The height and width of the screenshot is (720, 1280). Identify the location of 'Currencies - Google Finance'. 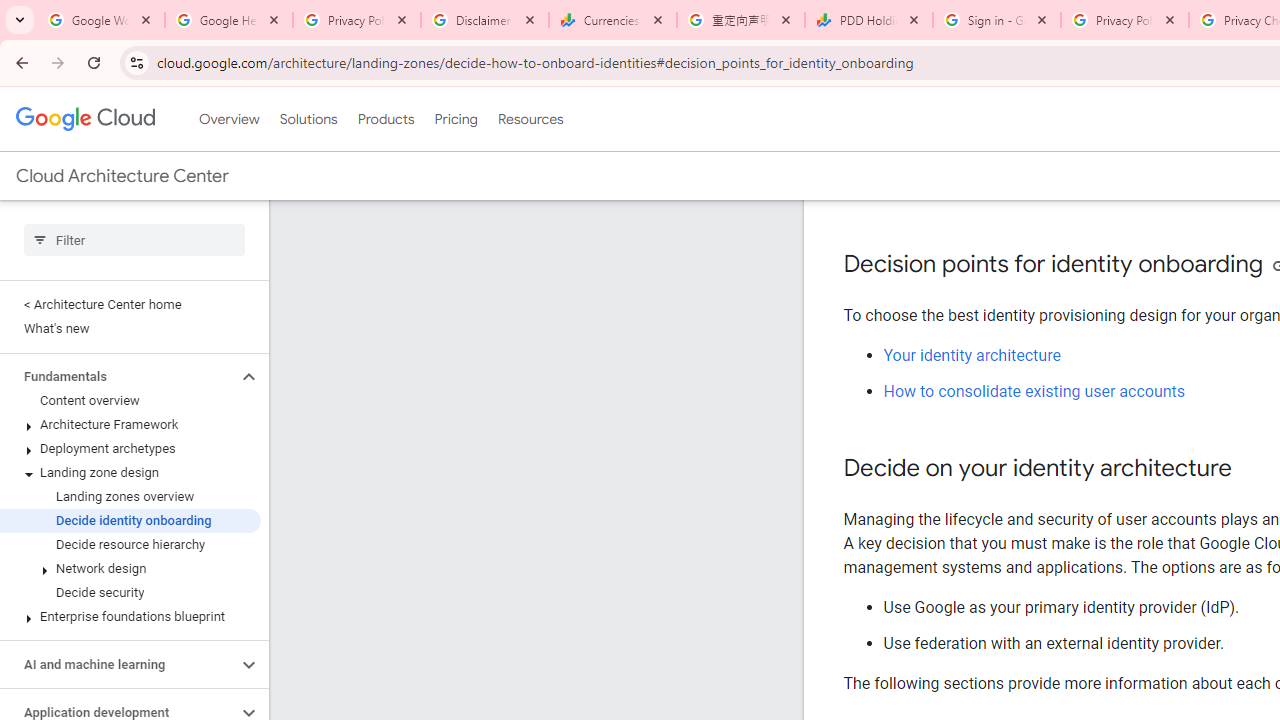
(612, 20).